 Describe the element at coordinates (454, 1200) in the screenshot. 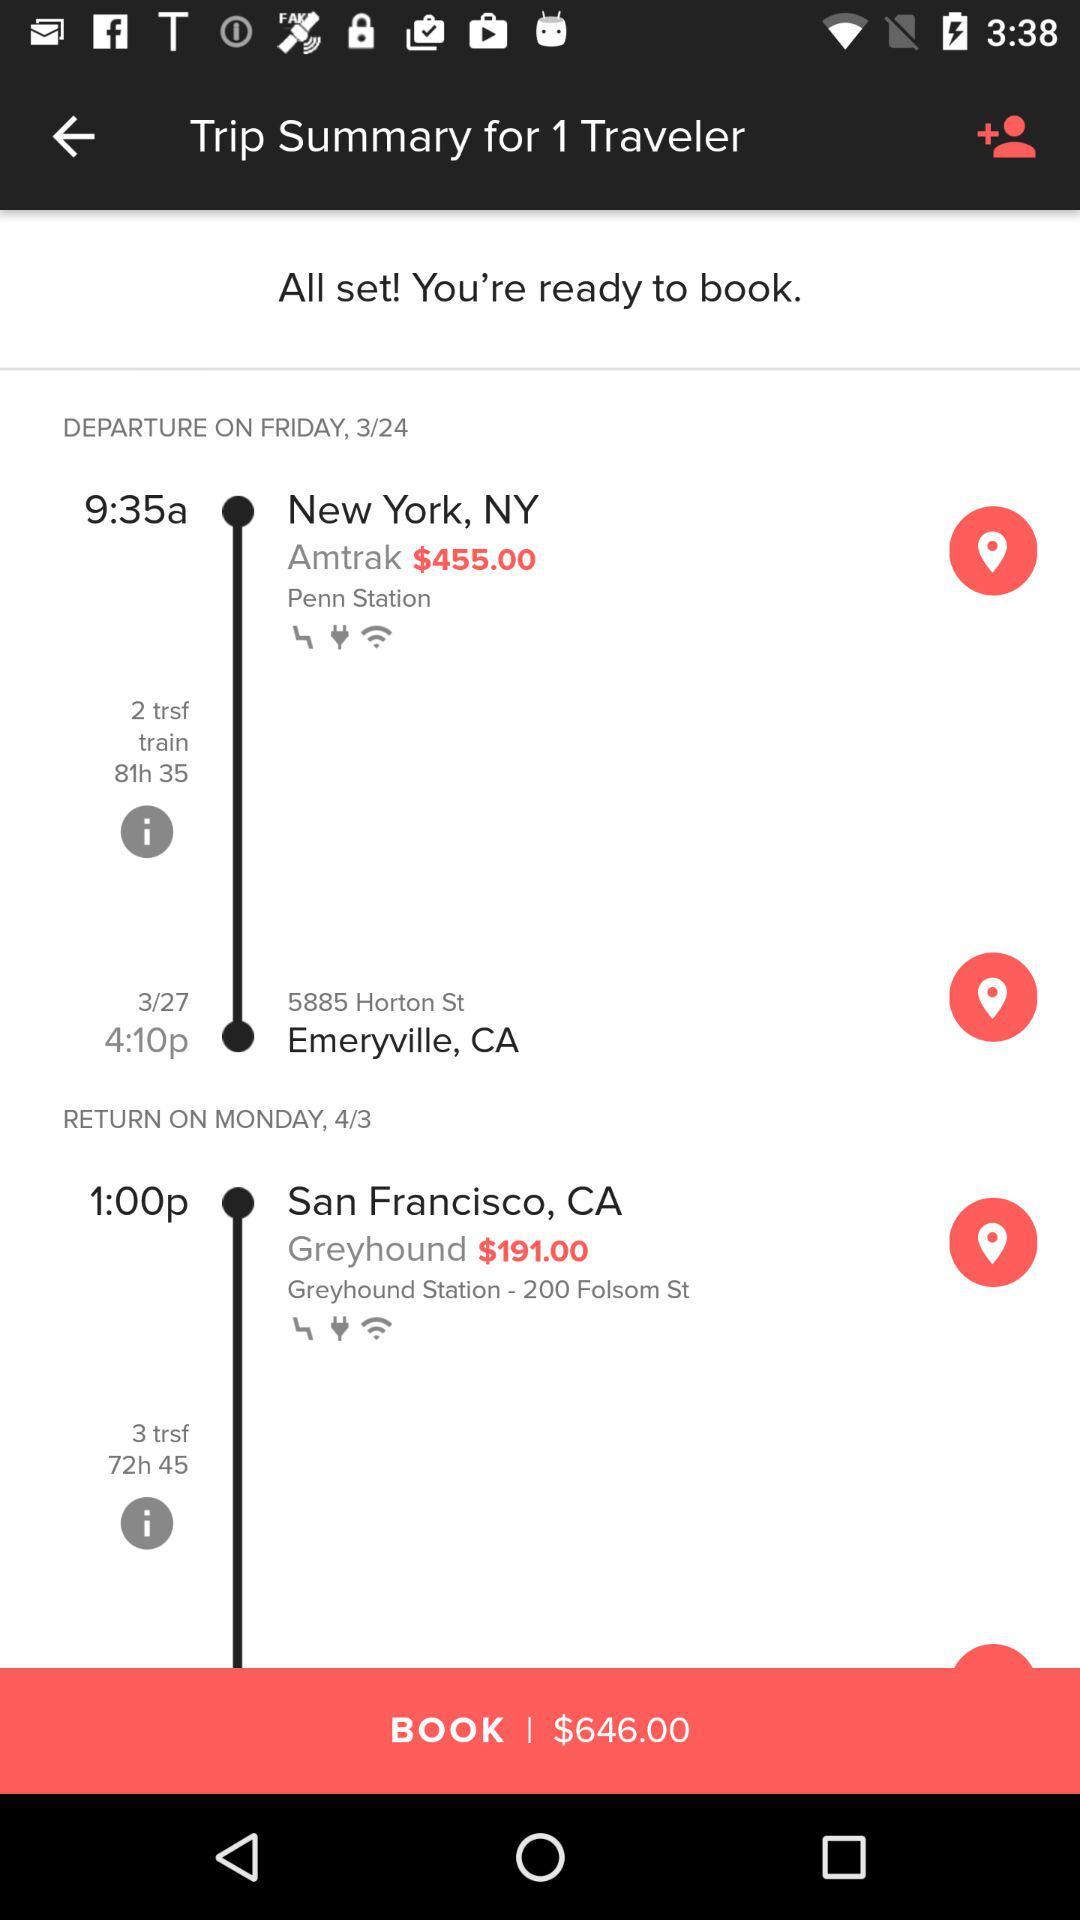

I see `the san francisco, ca icon` at that location.